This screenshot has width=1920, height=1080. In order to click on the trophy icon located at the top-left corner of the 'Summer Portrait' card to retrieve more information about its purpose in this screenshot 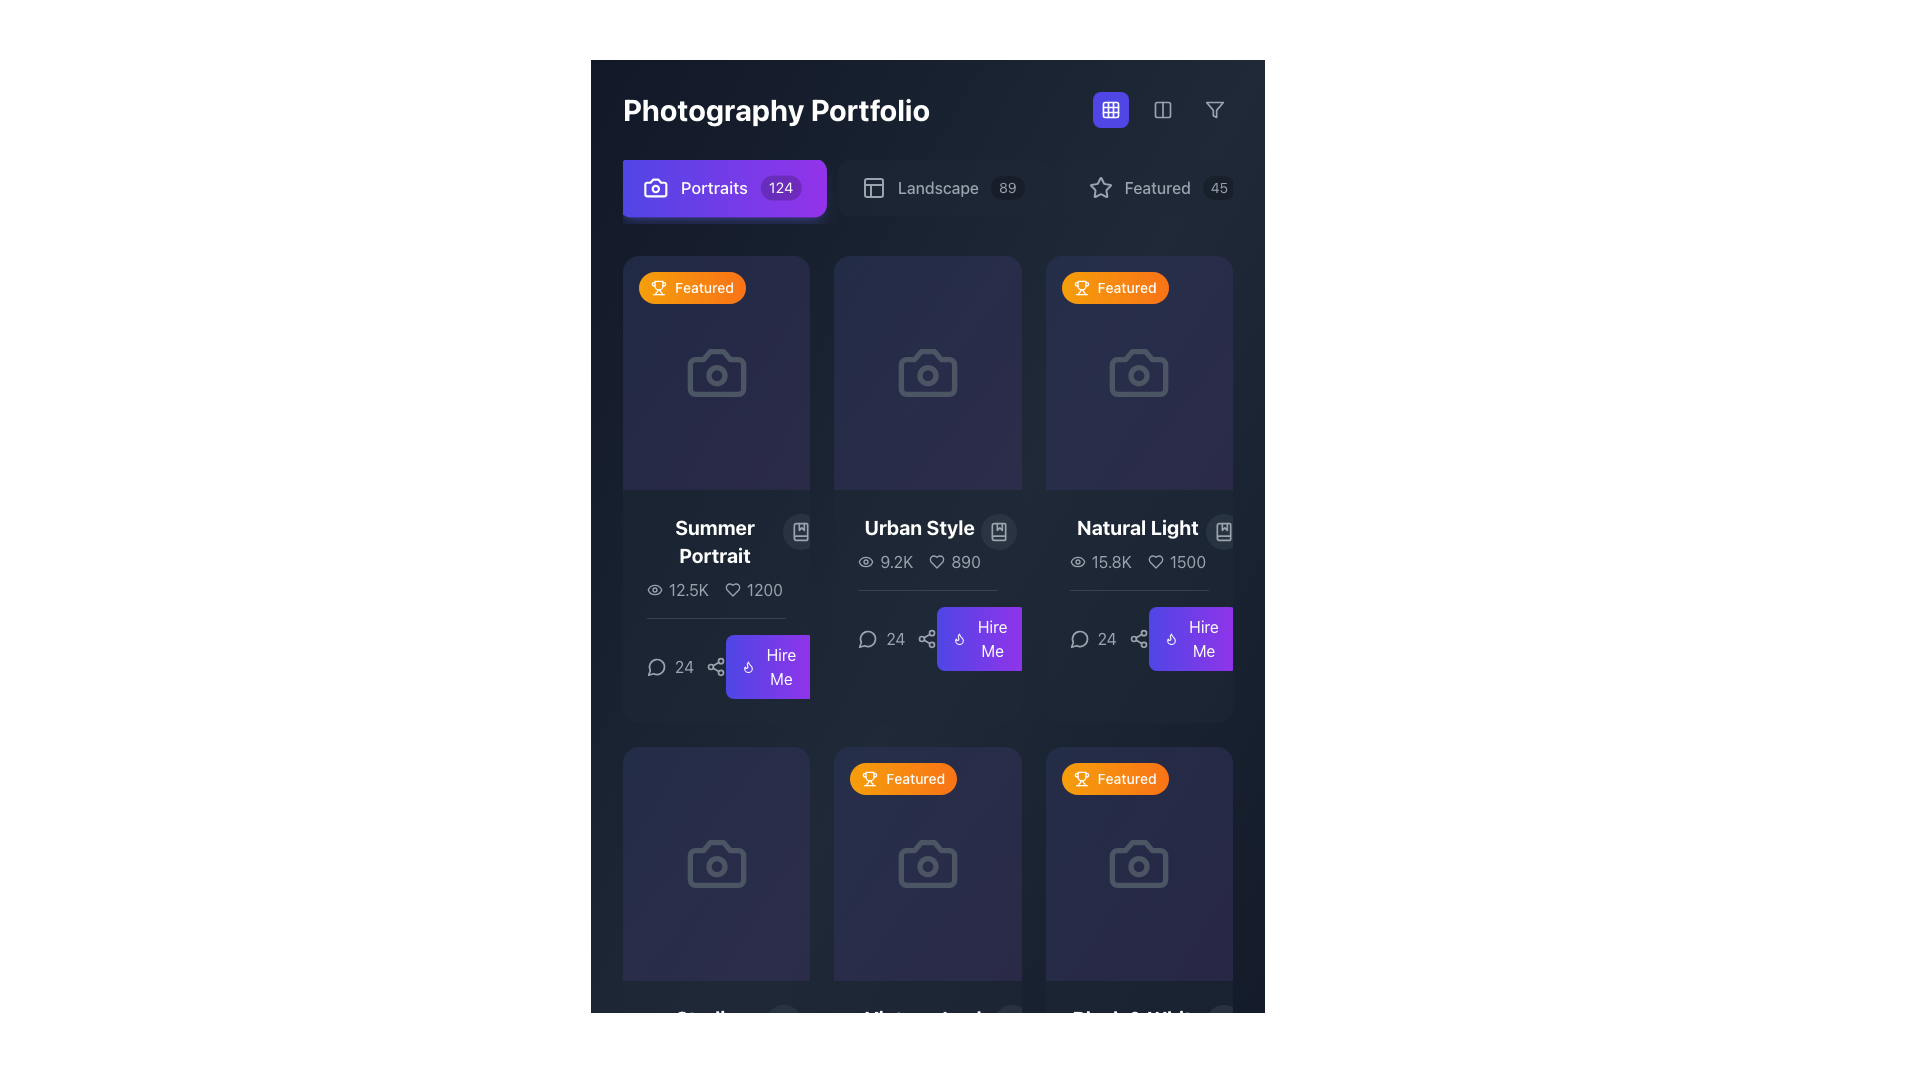, I will do `click(658, 288)`.